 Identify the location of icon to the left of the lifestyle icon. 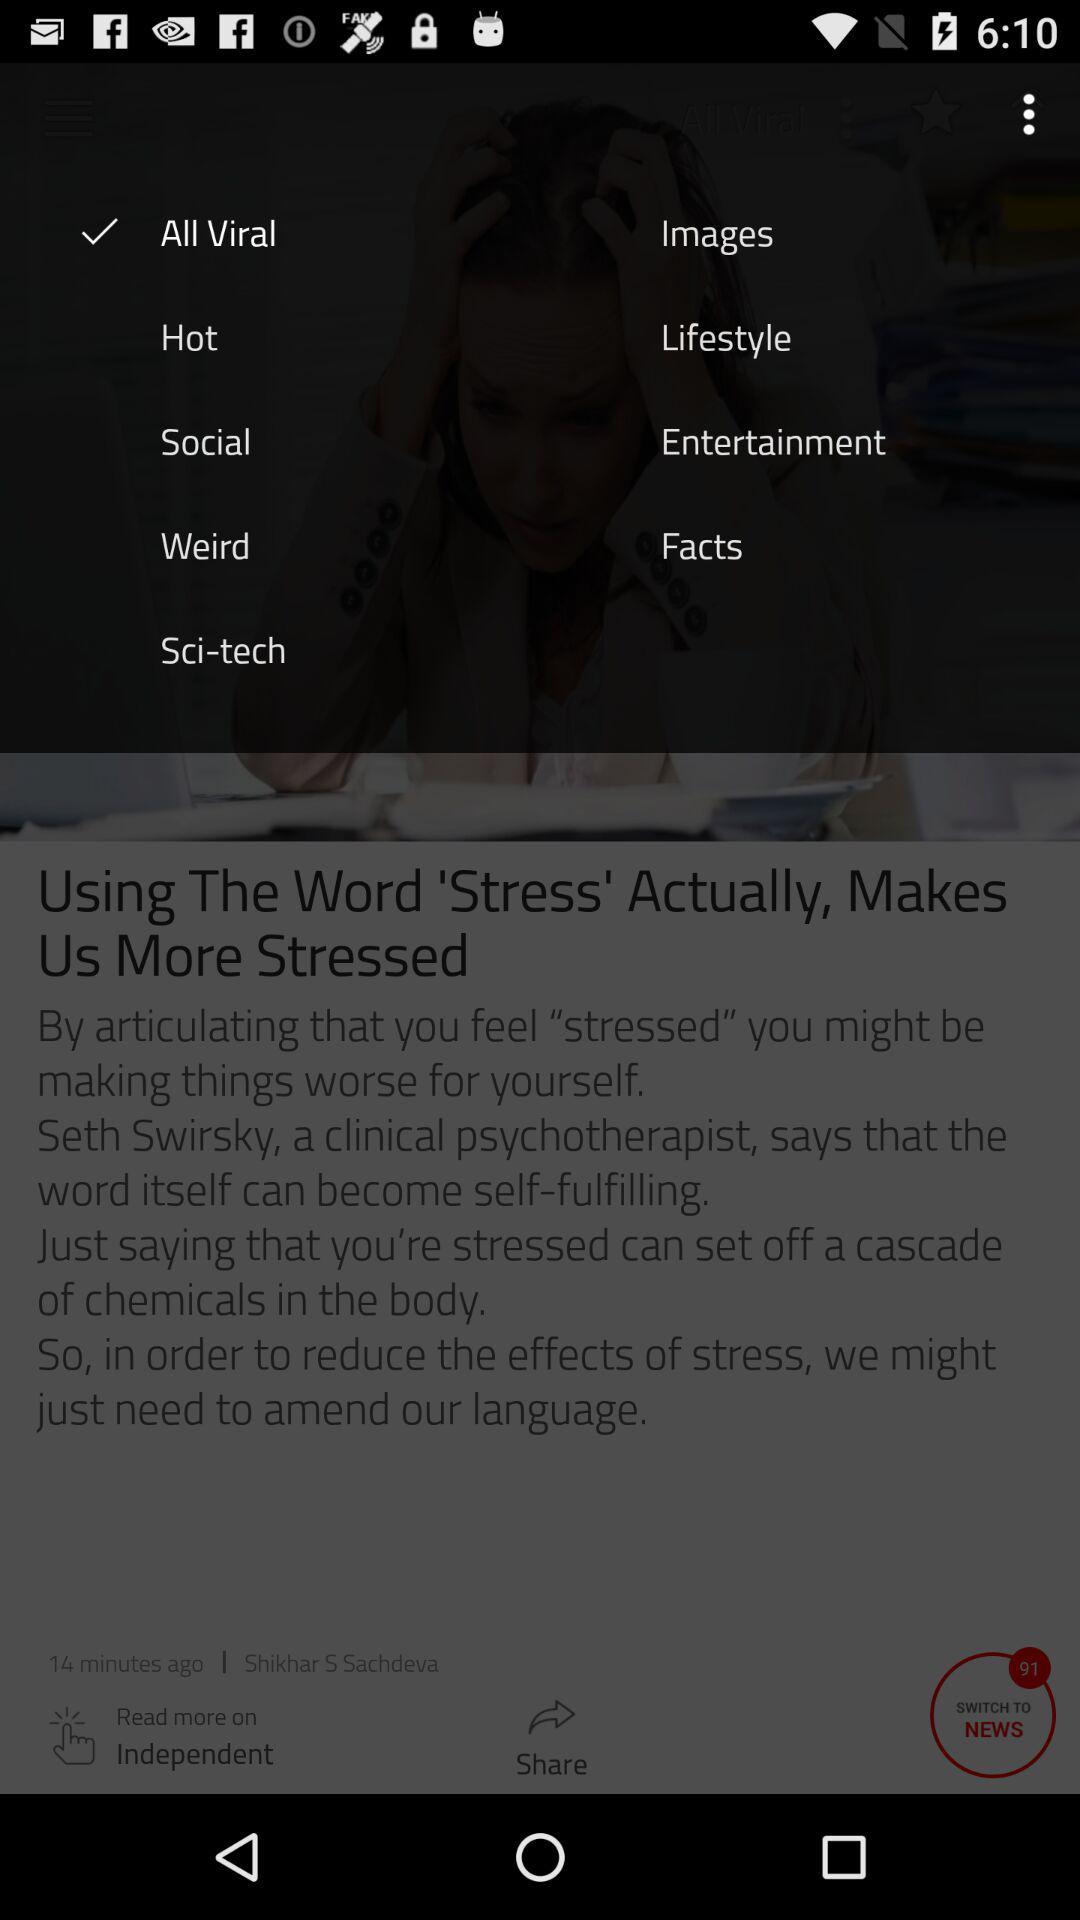
(189, 335).